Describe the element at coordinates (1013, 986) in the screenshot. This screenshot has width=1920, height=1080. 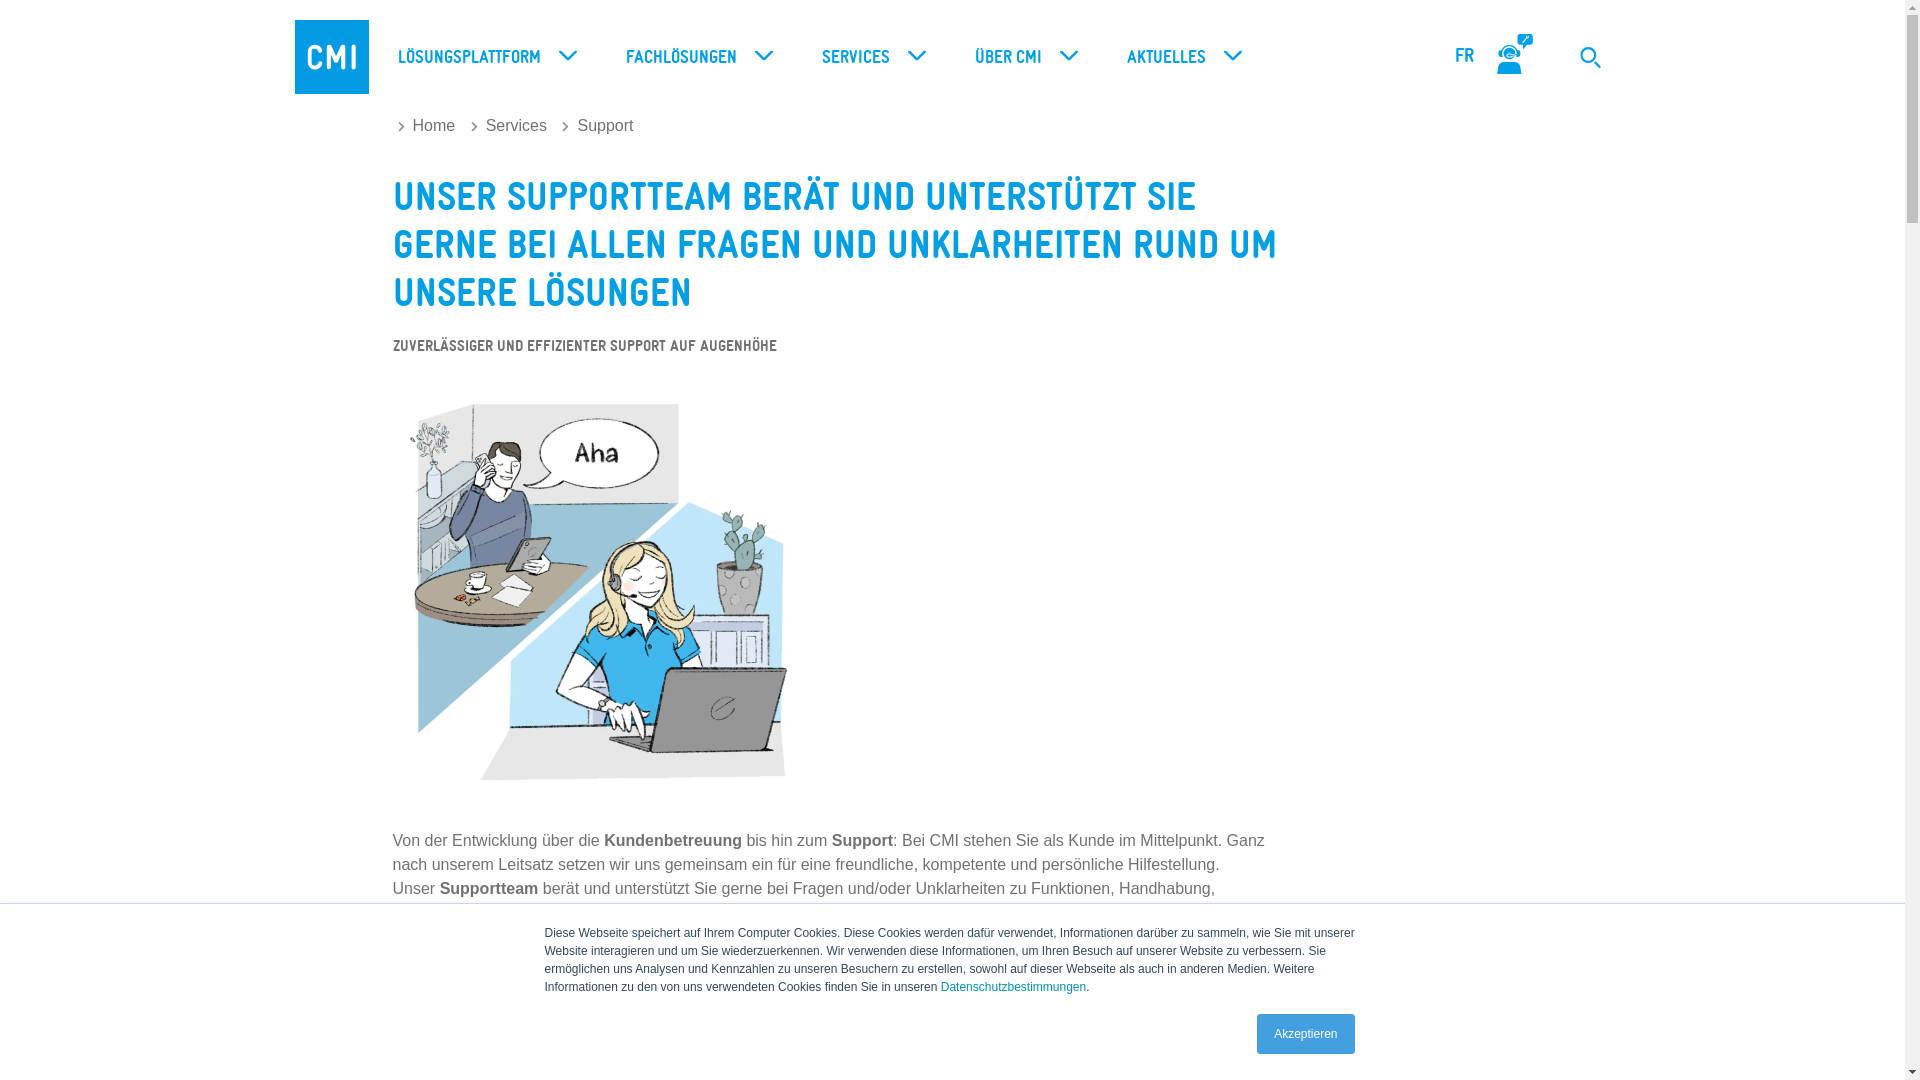
I see `'Datenschutzbestimmungen'` at that location.